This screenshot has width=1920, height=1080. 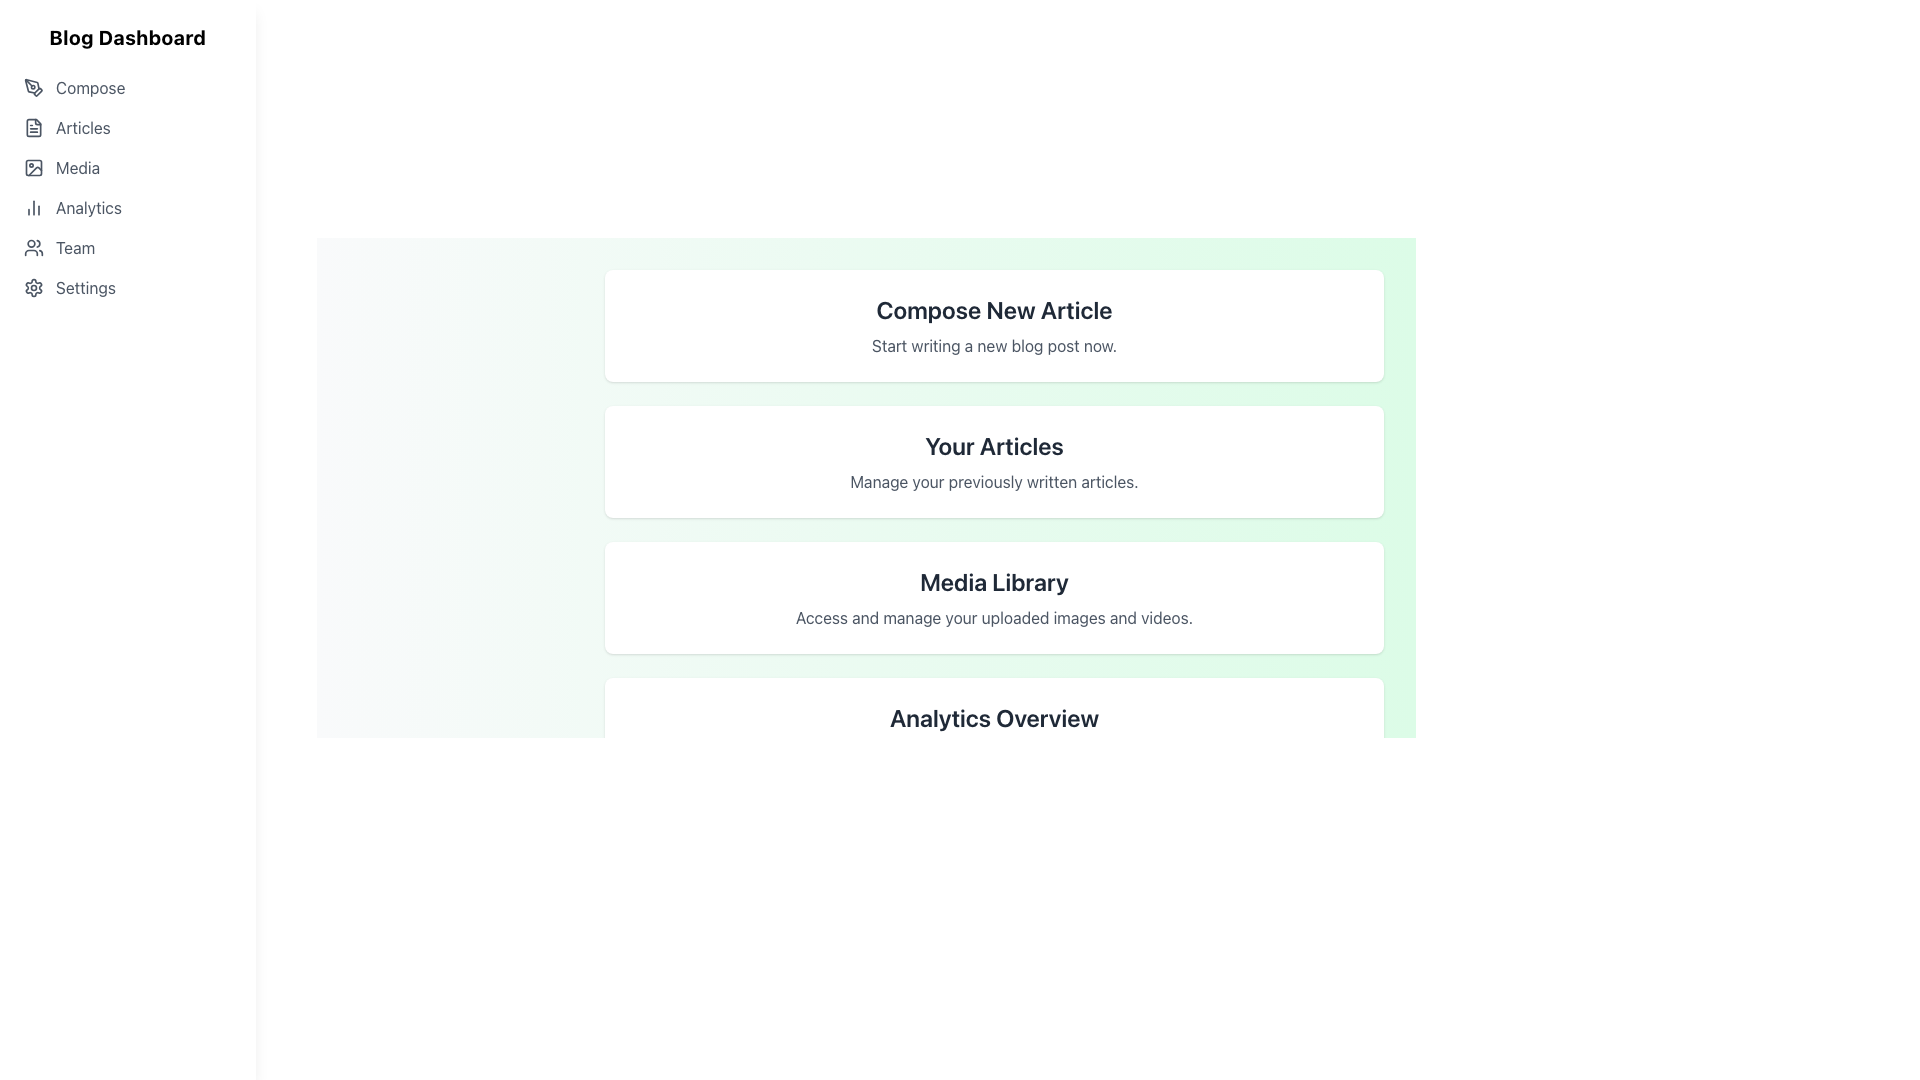 I want to click on the navigational link labeled 'Settings' located at the bottom of the menu list in the left sidebar, so click(x=127, y=288).